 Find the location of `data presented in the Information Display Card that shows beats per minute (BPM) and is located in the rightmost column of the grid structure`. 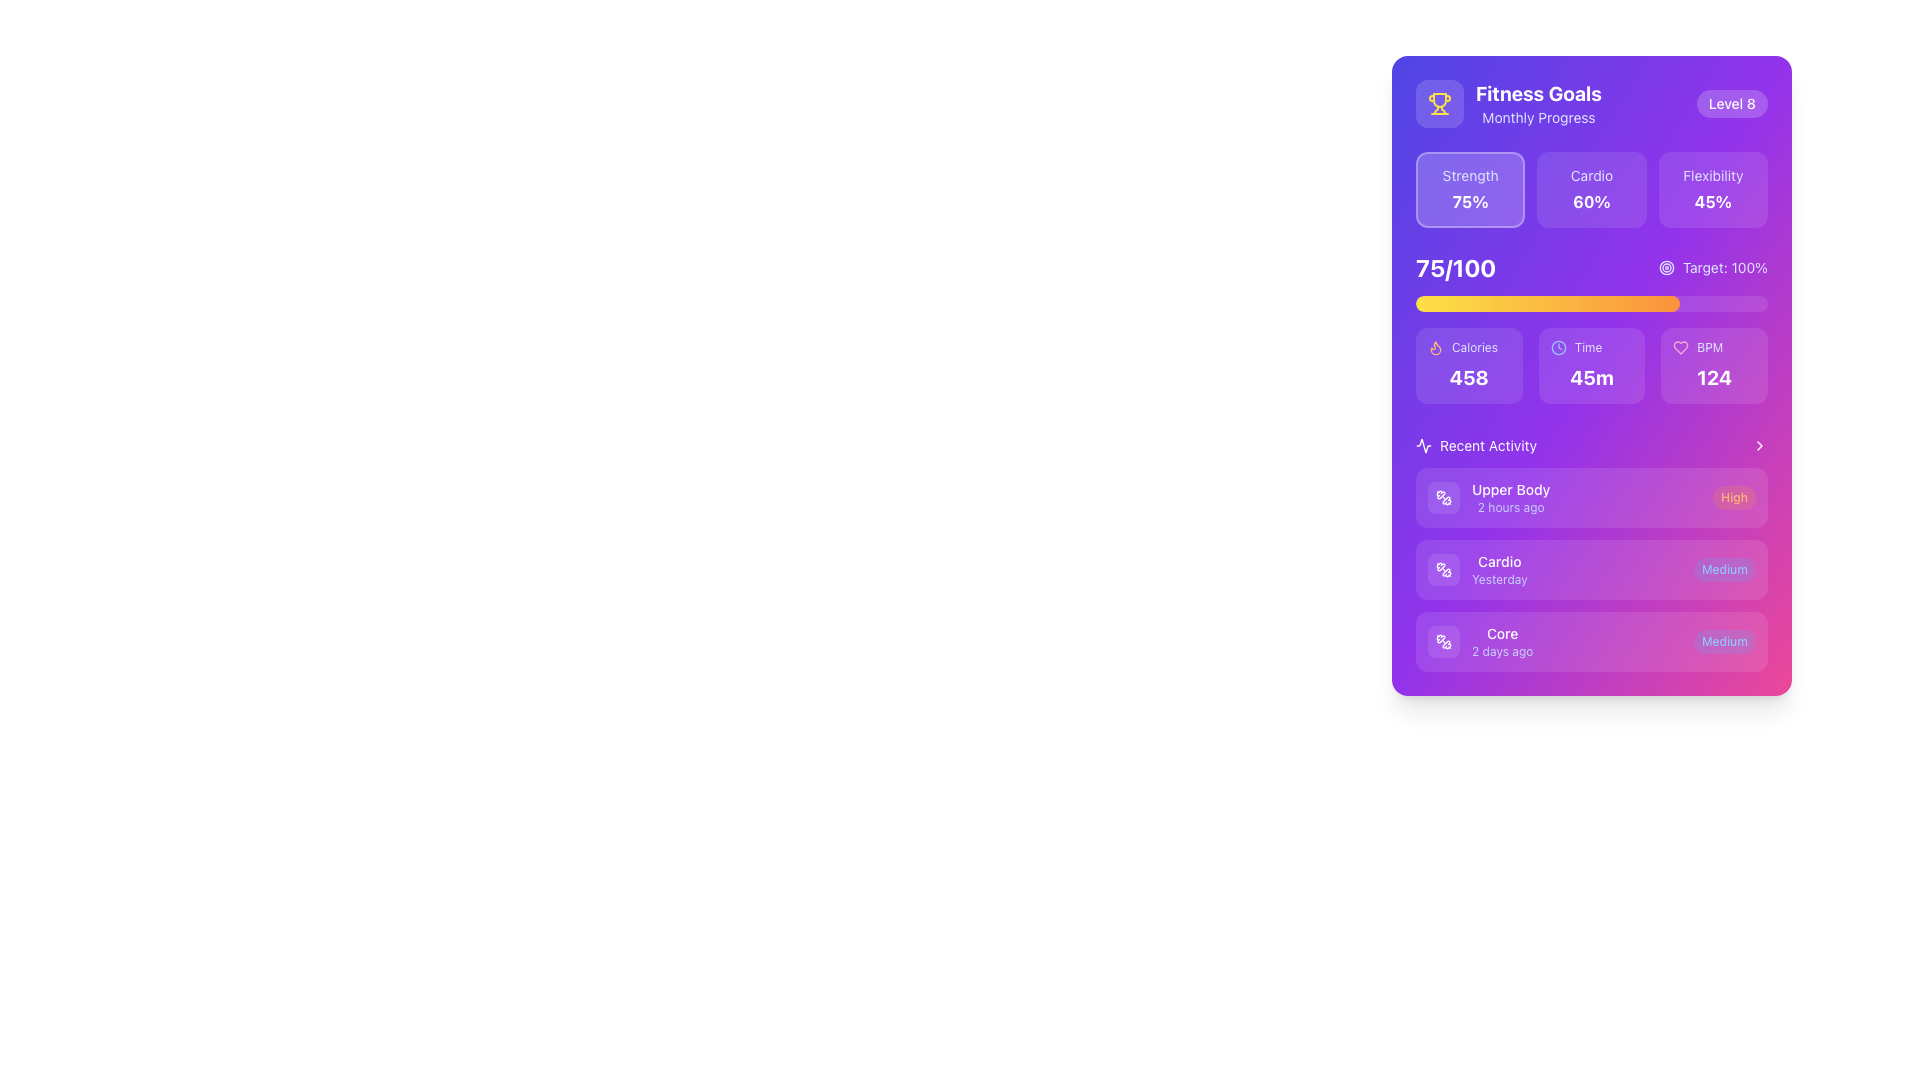

data presented in the Information Display Card that shows beats per minute (BPM) and is located in the rightmost column of the grid structure is located at coordinates (1713, 366).